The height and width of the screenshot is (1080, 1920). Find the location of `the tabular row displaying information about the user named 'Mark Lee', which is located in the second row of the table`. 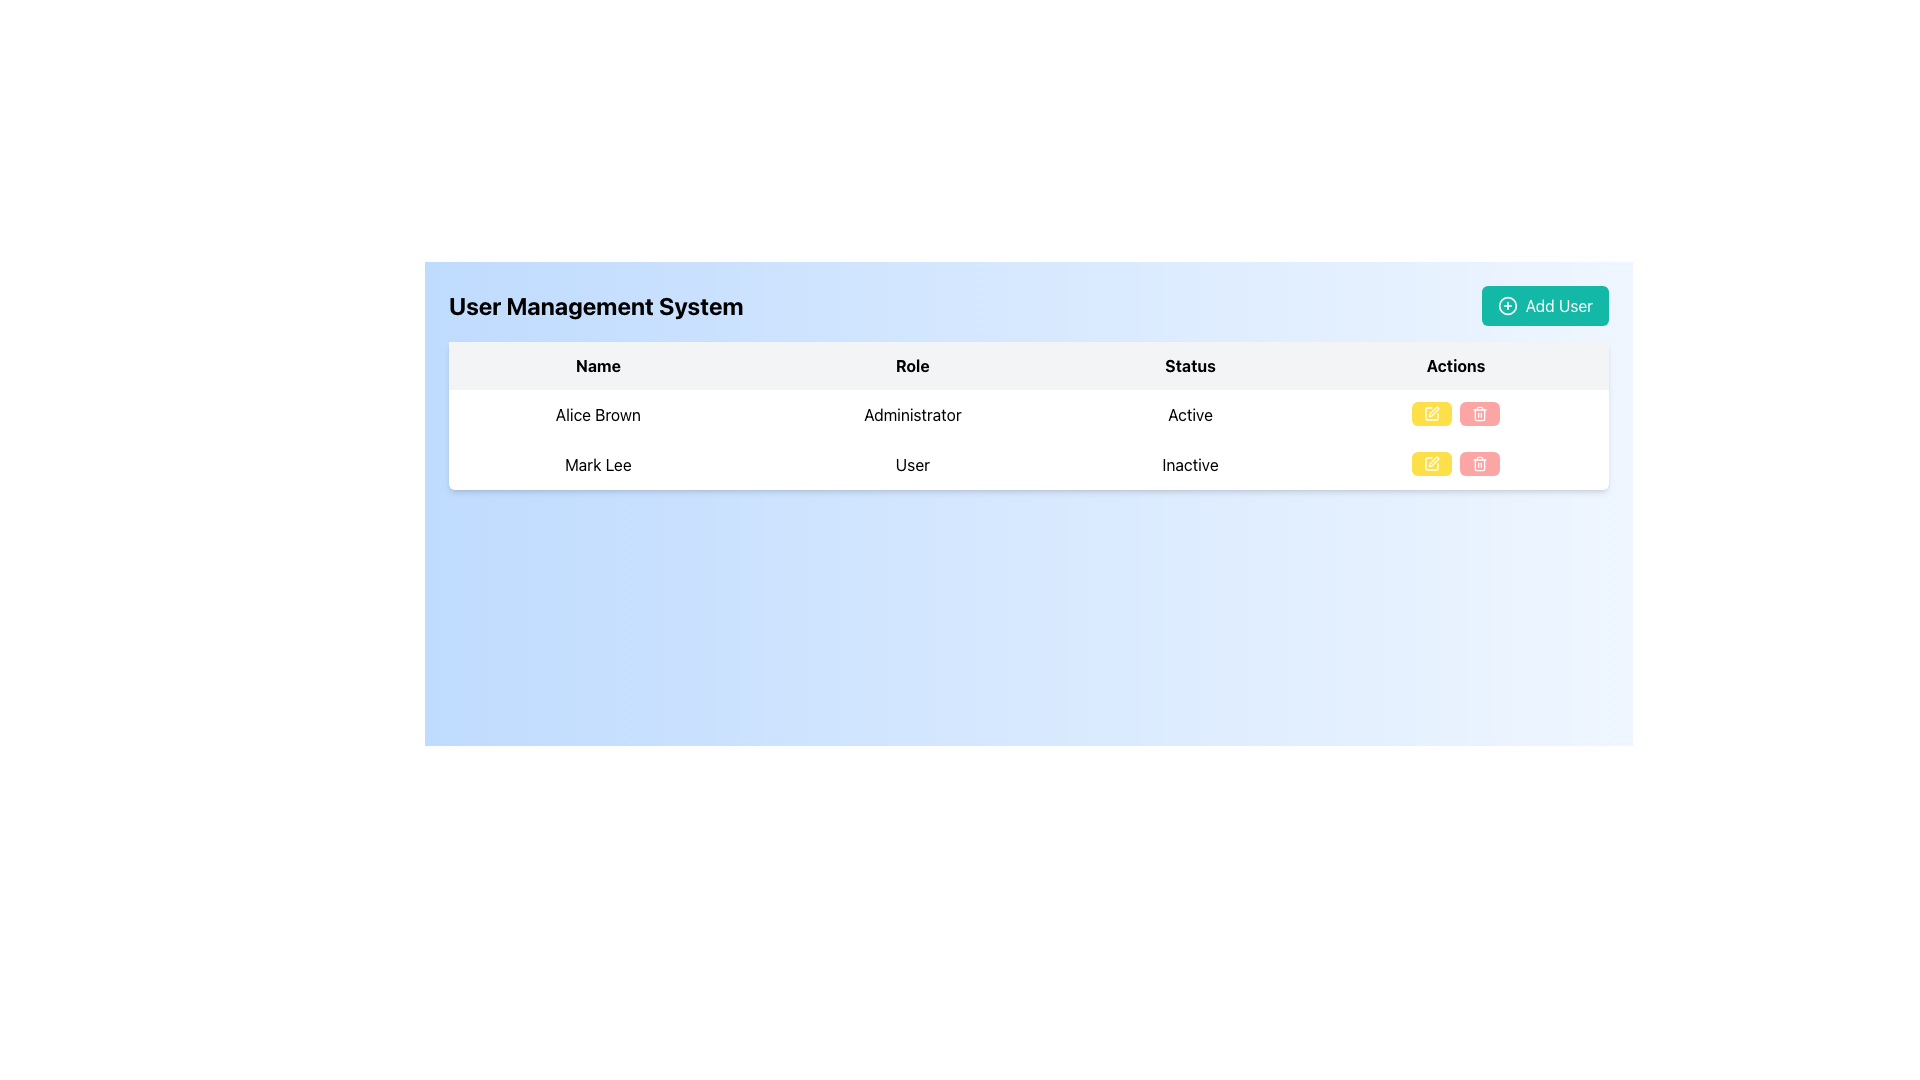

the tabular row displaying information about the user named 'Mark Lee', which is located in the second row of the table is located at coordinates (1028, 465).